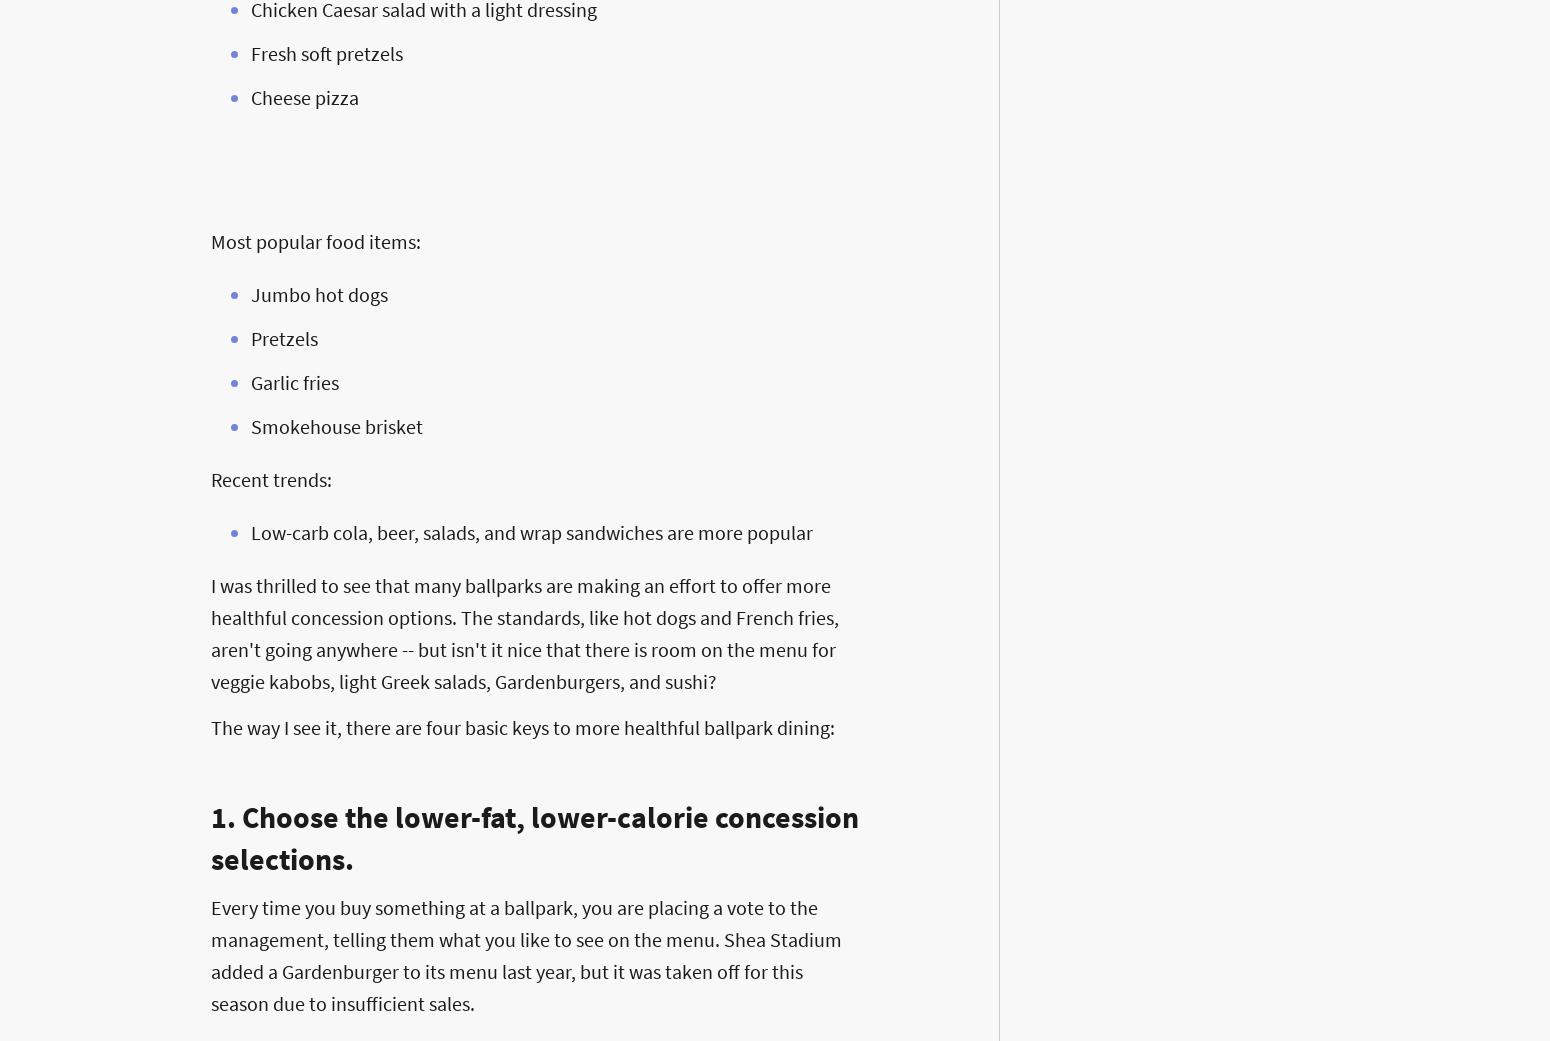 This screenshot has width=1550, height=1041. I want to click on 'The way I see it, there are four basic keys to more healthful ballpark dining:', so click(521, 726).